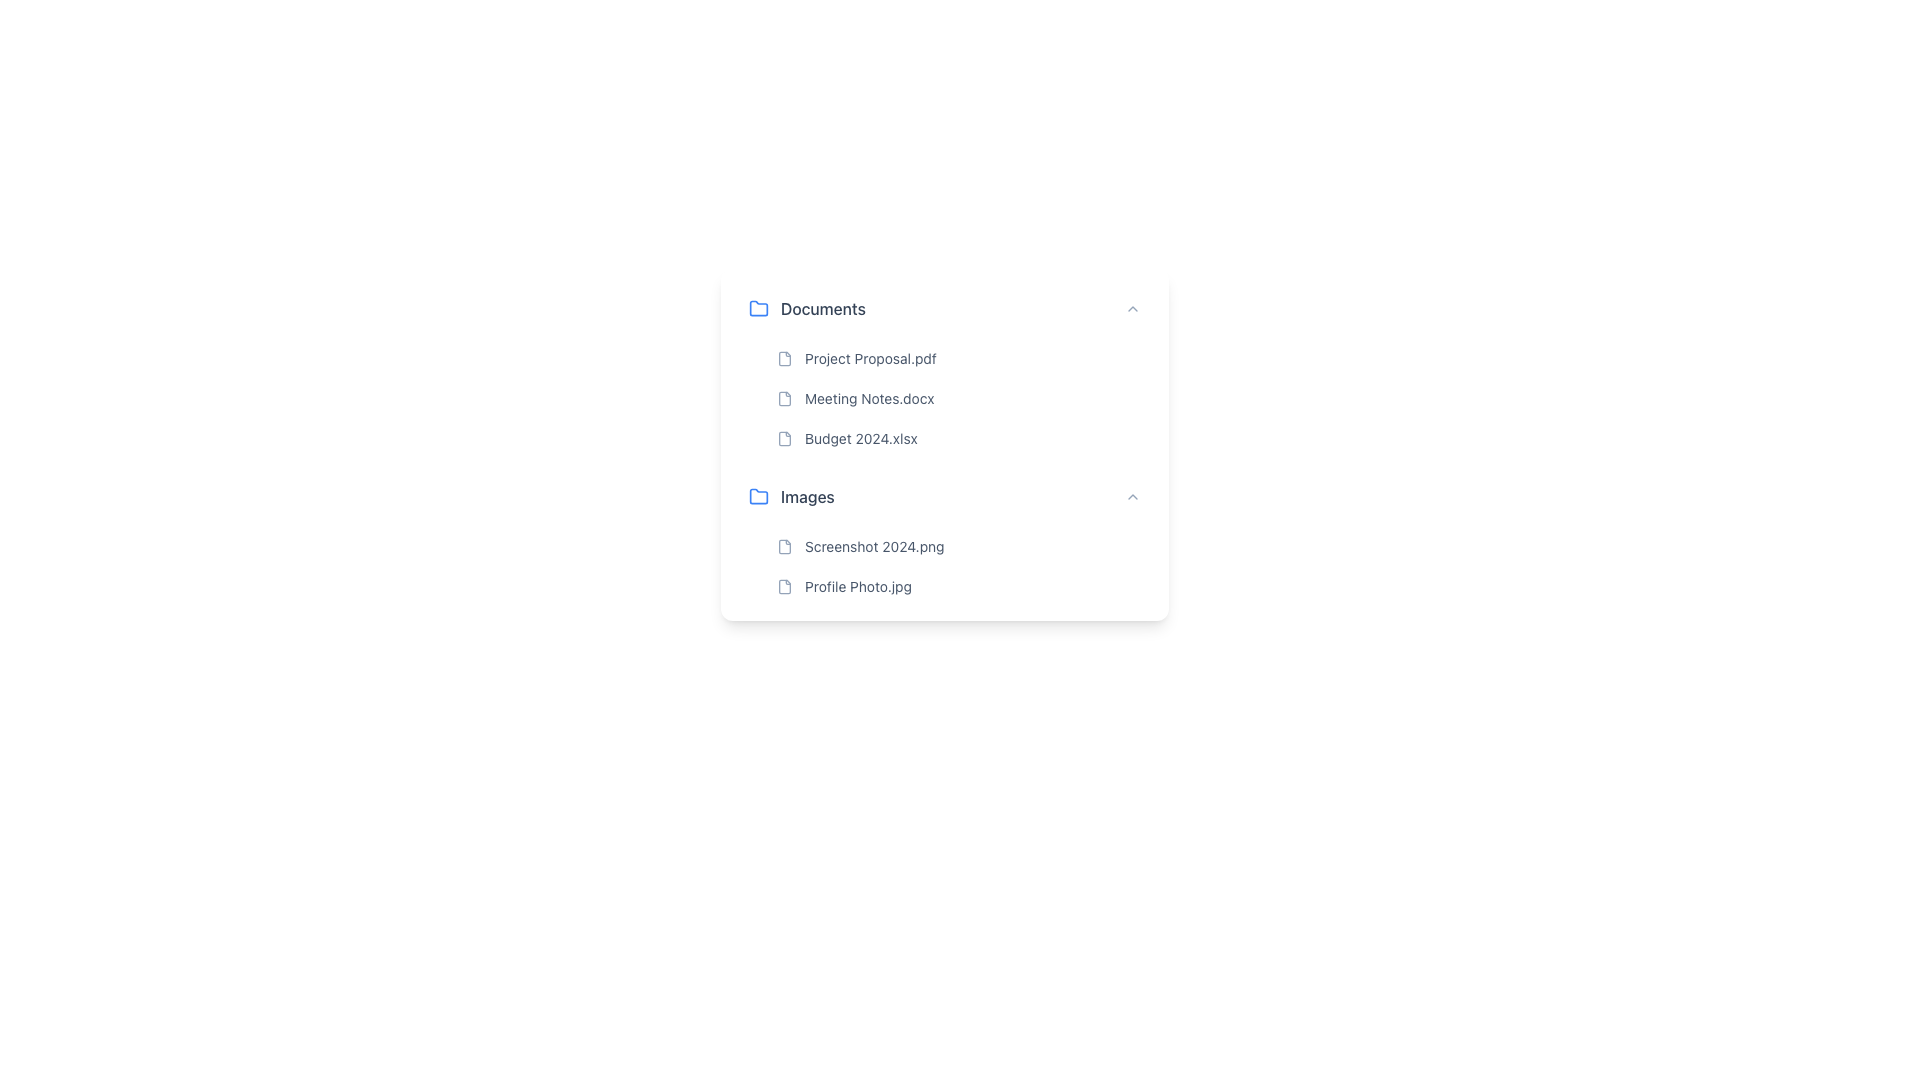 This screenshot has width=1920, height=1080. What do you see at coordinates (757, 308) in the screenshot?
I see `the folder icon located to the left of the text 'Documents'` at bounding box center [757, 308].